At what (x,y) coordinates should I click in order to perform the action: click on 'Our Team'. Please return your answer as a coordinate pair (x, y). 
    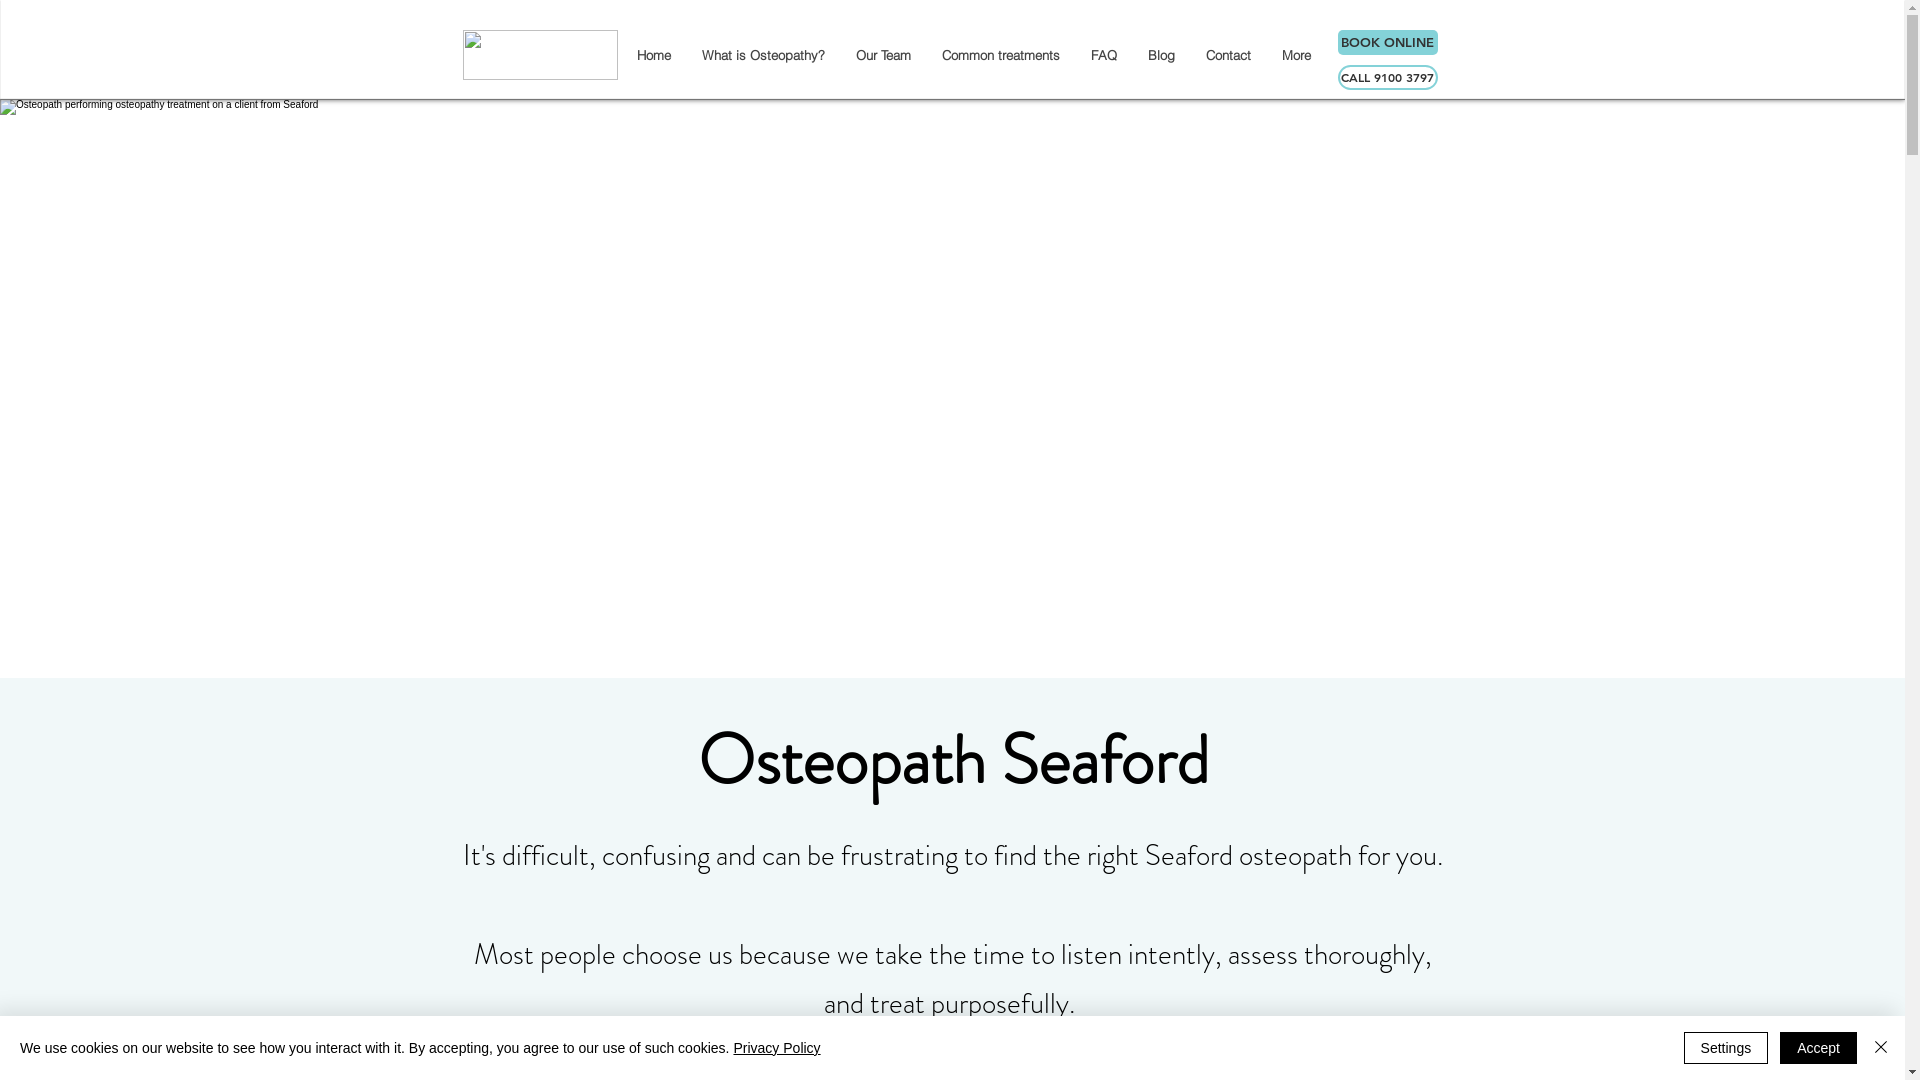
    Looking at the image, I should click on (882, 53).